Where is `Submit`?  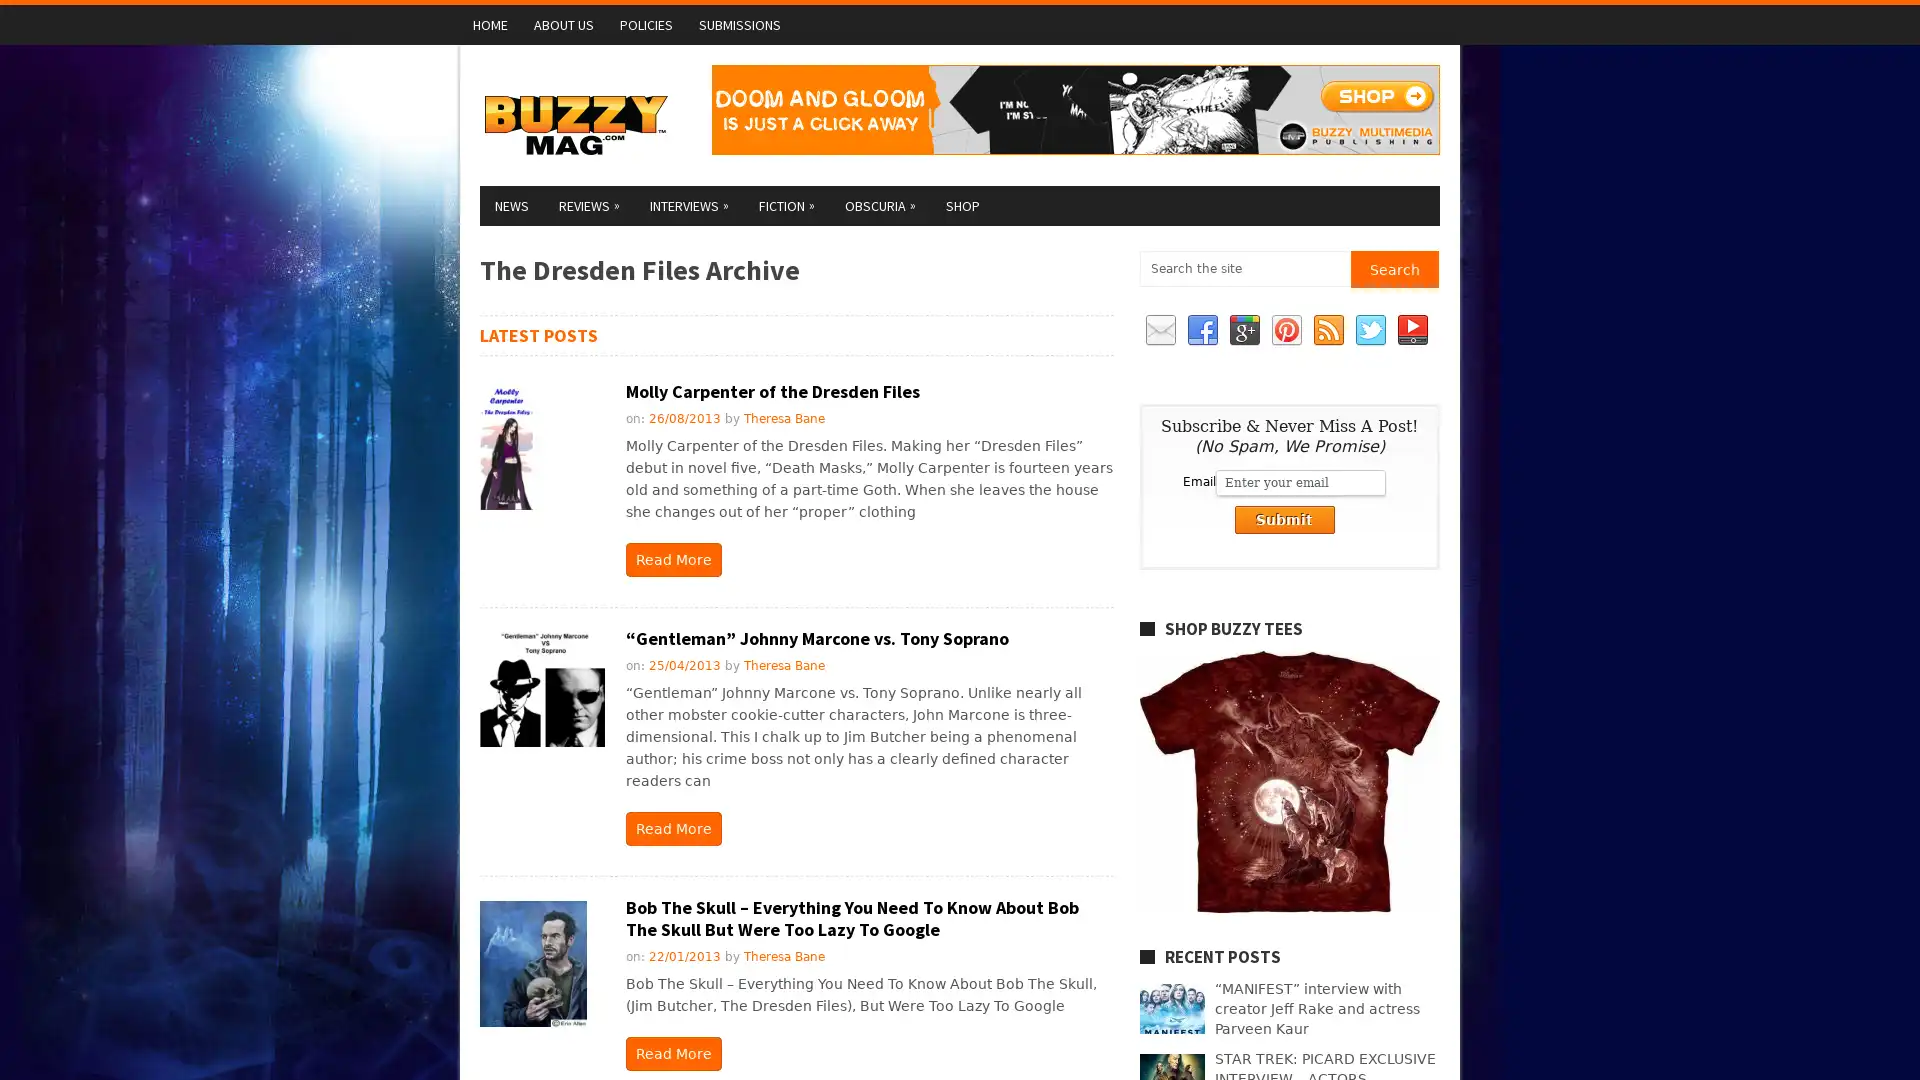
Submit is located at coordinates (1283, 519).